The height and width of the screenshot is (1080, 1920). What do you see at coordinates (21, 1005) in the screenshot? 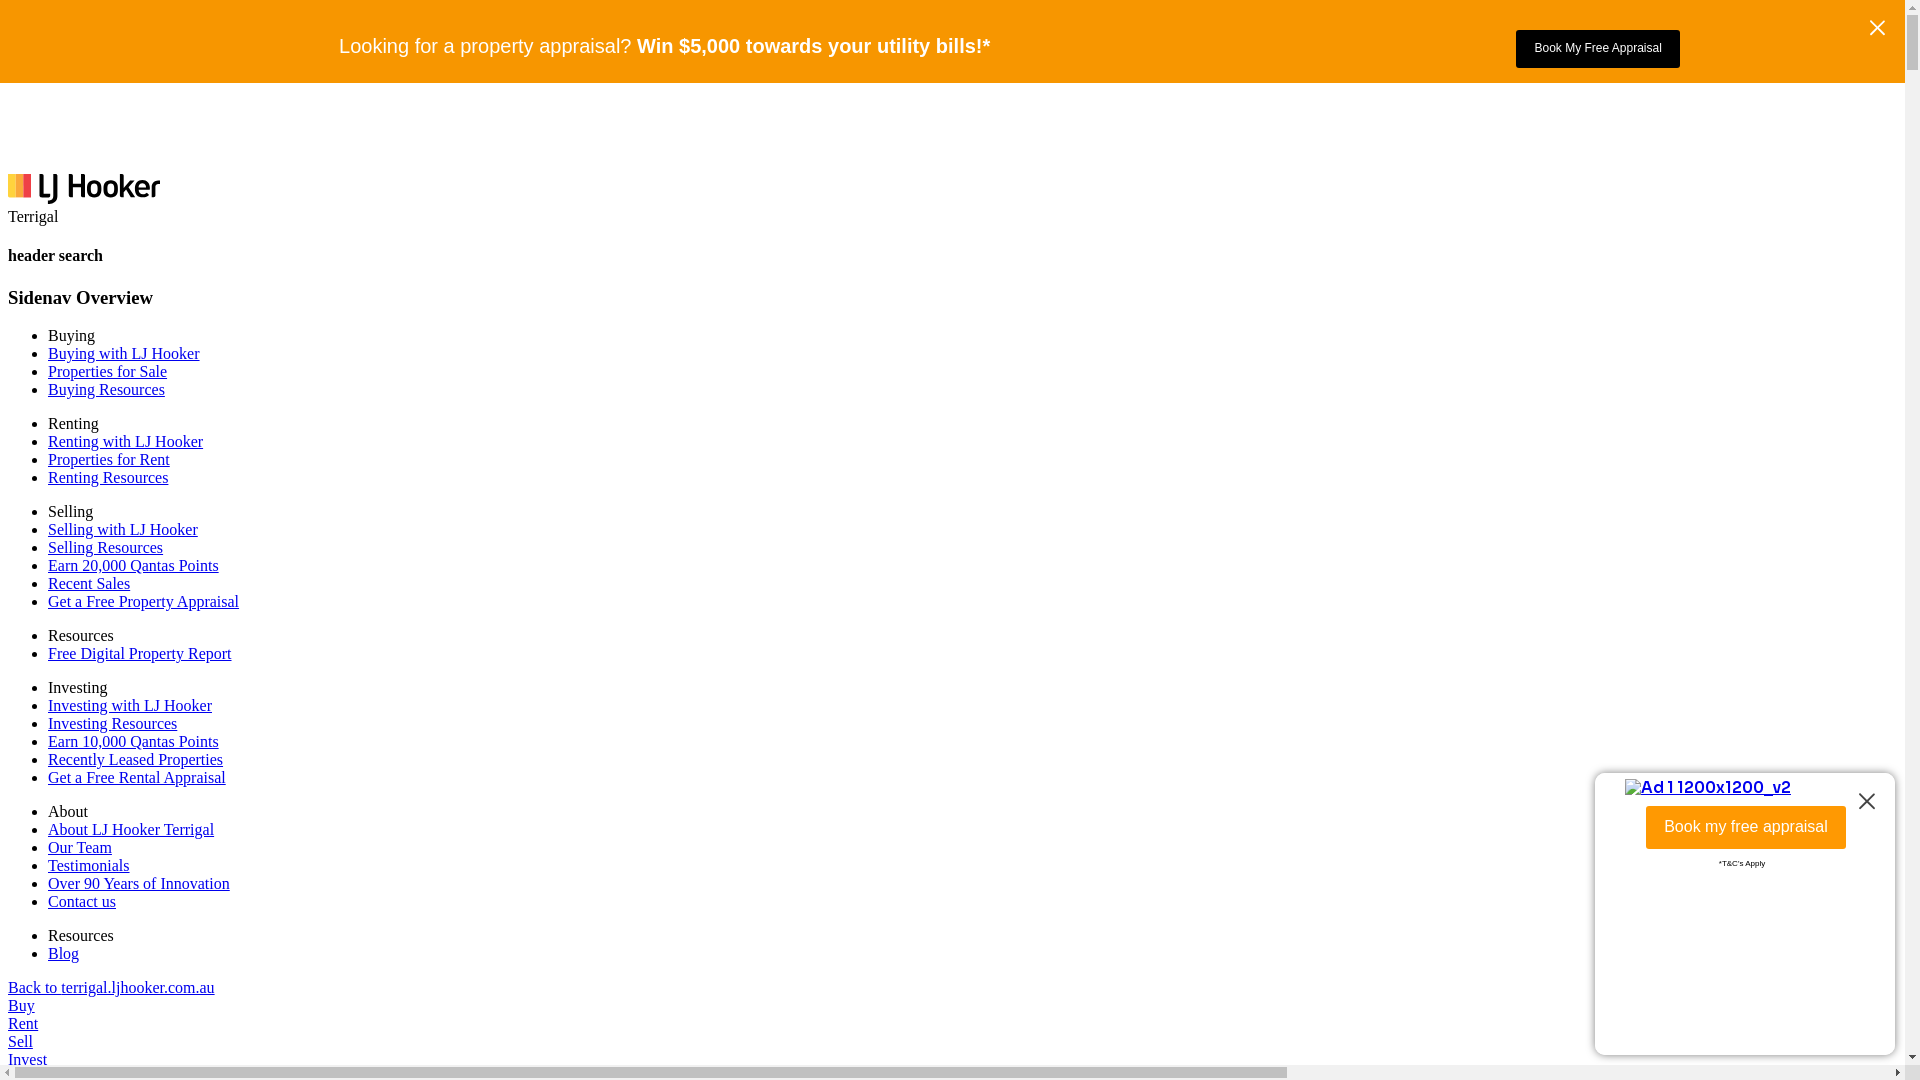
I see `'Buy'` at bounding box center [21, 1005].